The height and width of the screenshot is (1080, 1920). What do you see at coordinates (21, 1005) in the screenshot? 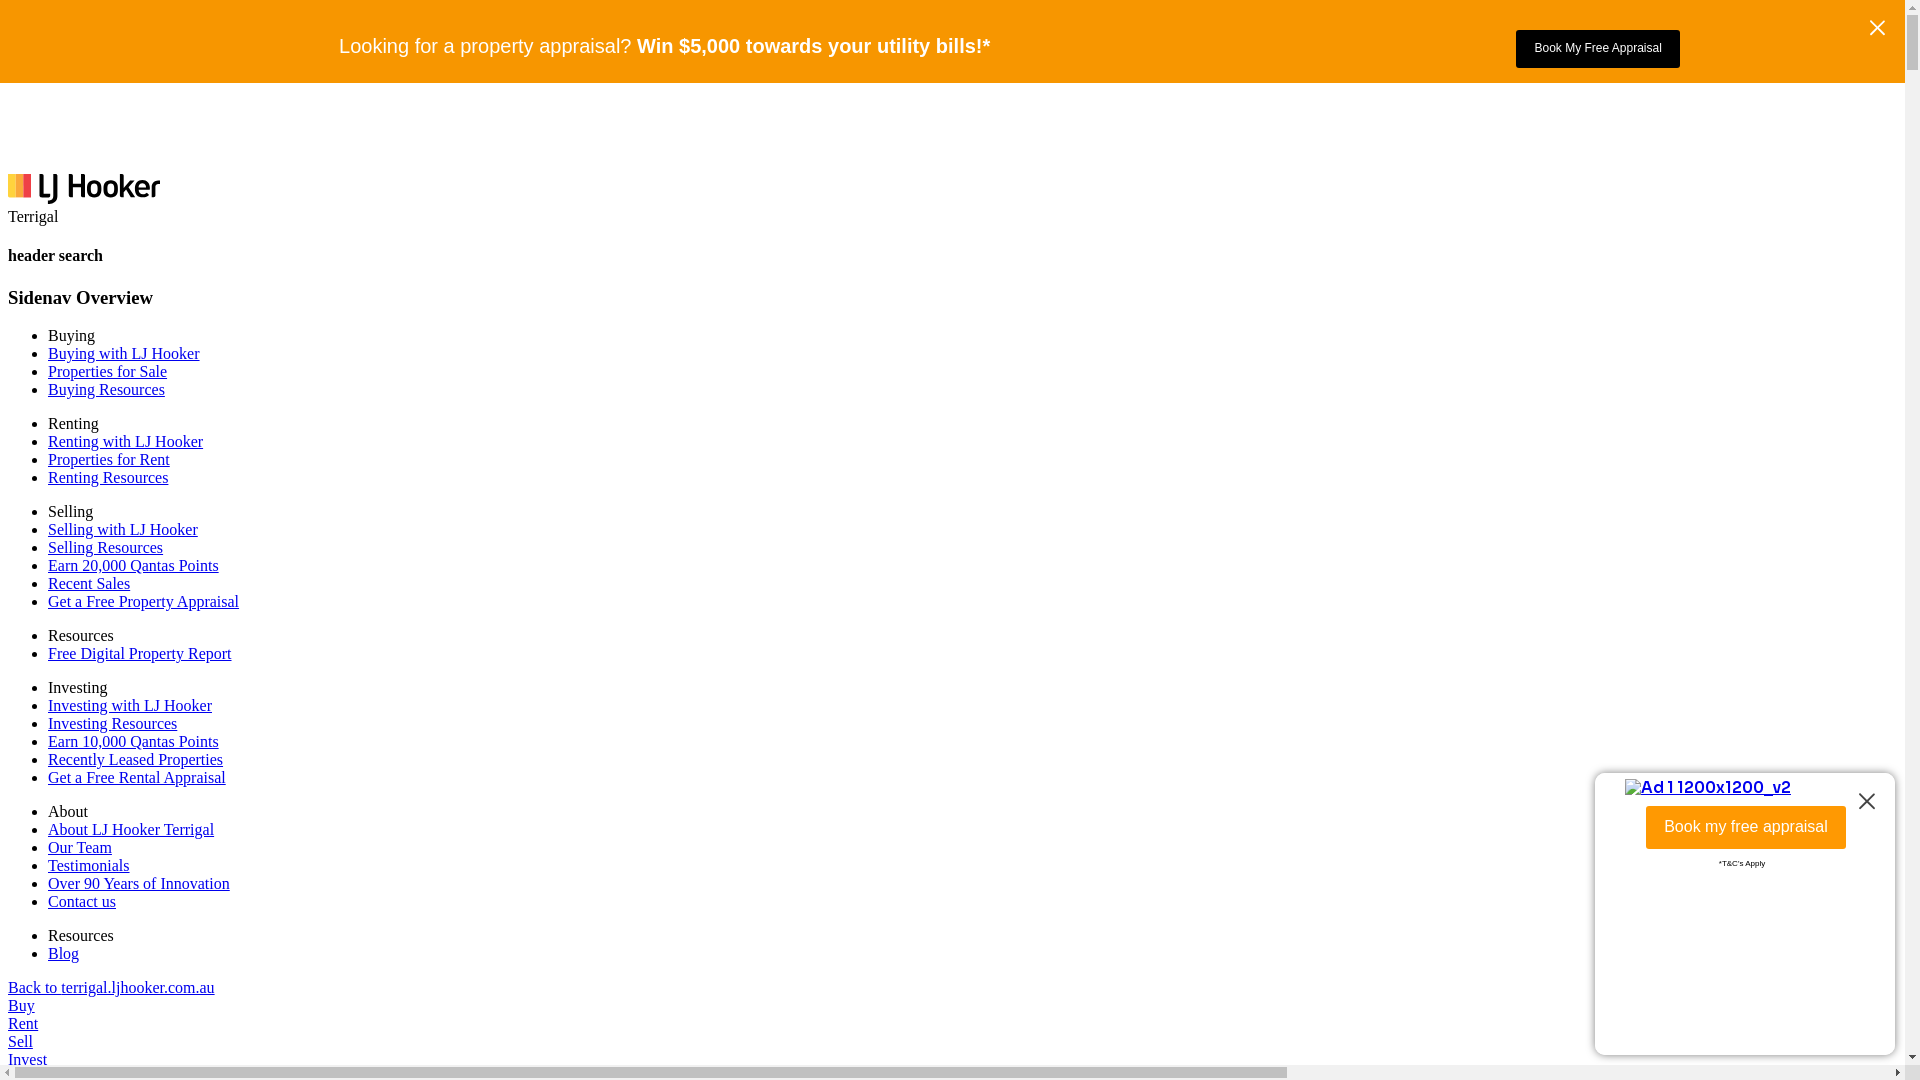
I see `'Buy'` at bounding box center [21, 1005].